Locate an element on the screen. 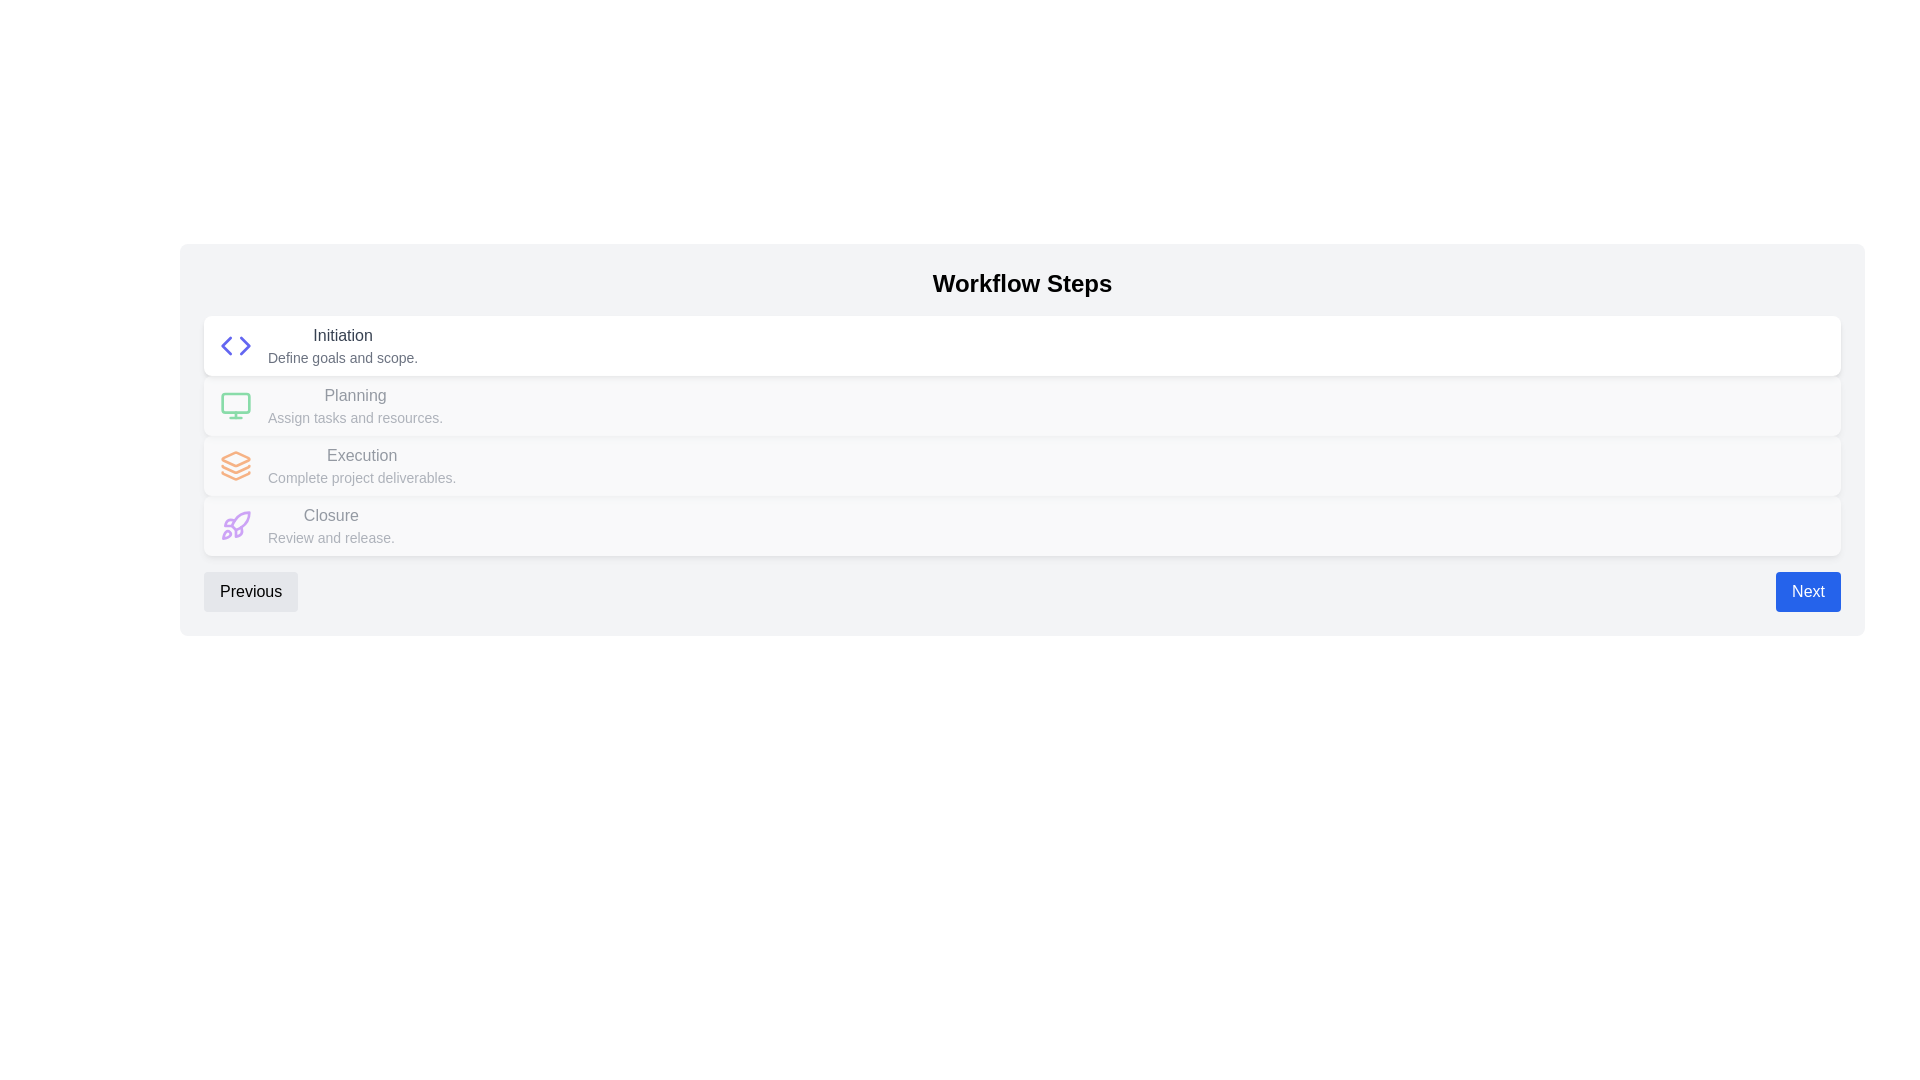 The height and width of the screenshot is (1080, 1920). the Text Display element indicating the 'Closure' phase in the workflow, which is positioned below 'Execution' and above 'Previous' and 'Next' buttons is located at coordinates (331, 524).